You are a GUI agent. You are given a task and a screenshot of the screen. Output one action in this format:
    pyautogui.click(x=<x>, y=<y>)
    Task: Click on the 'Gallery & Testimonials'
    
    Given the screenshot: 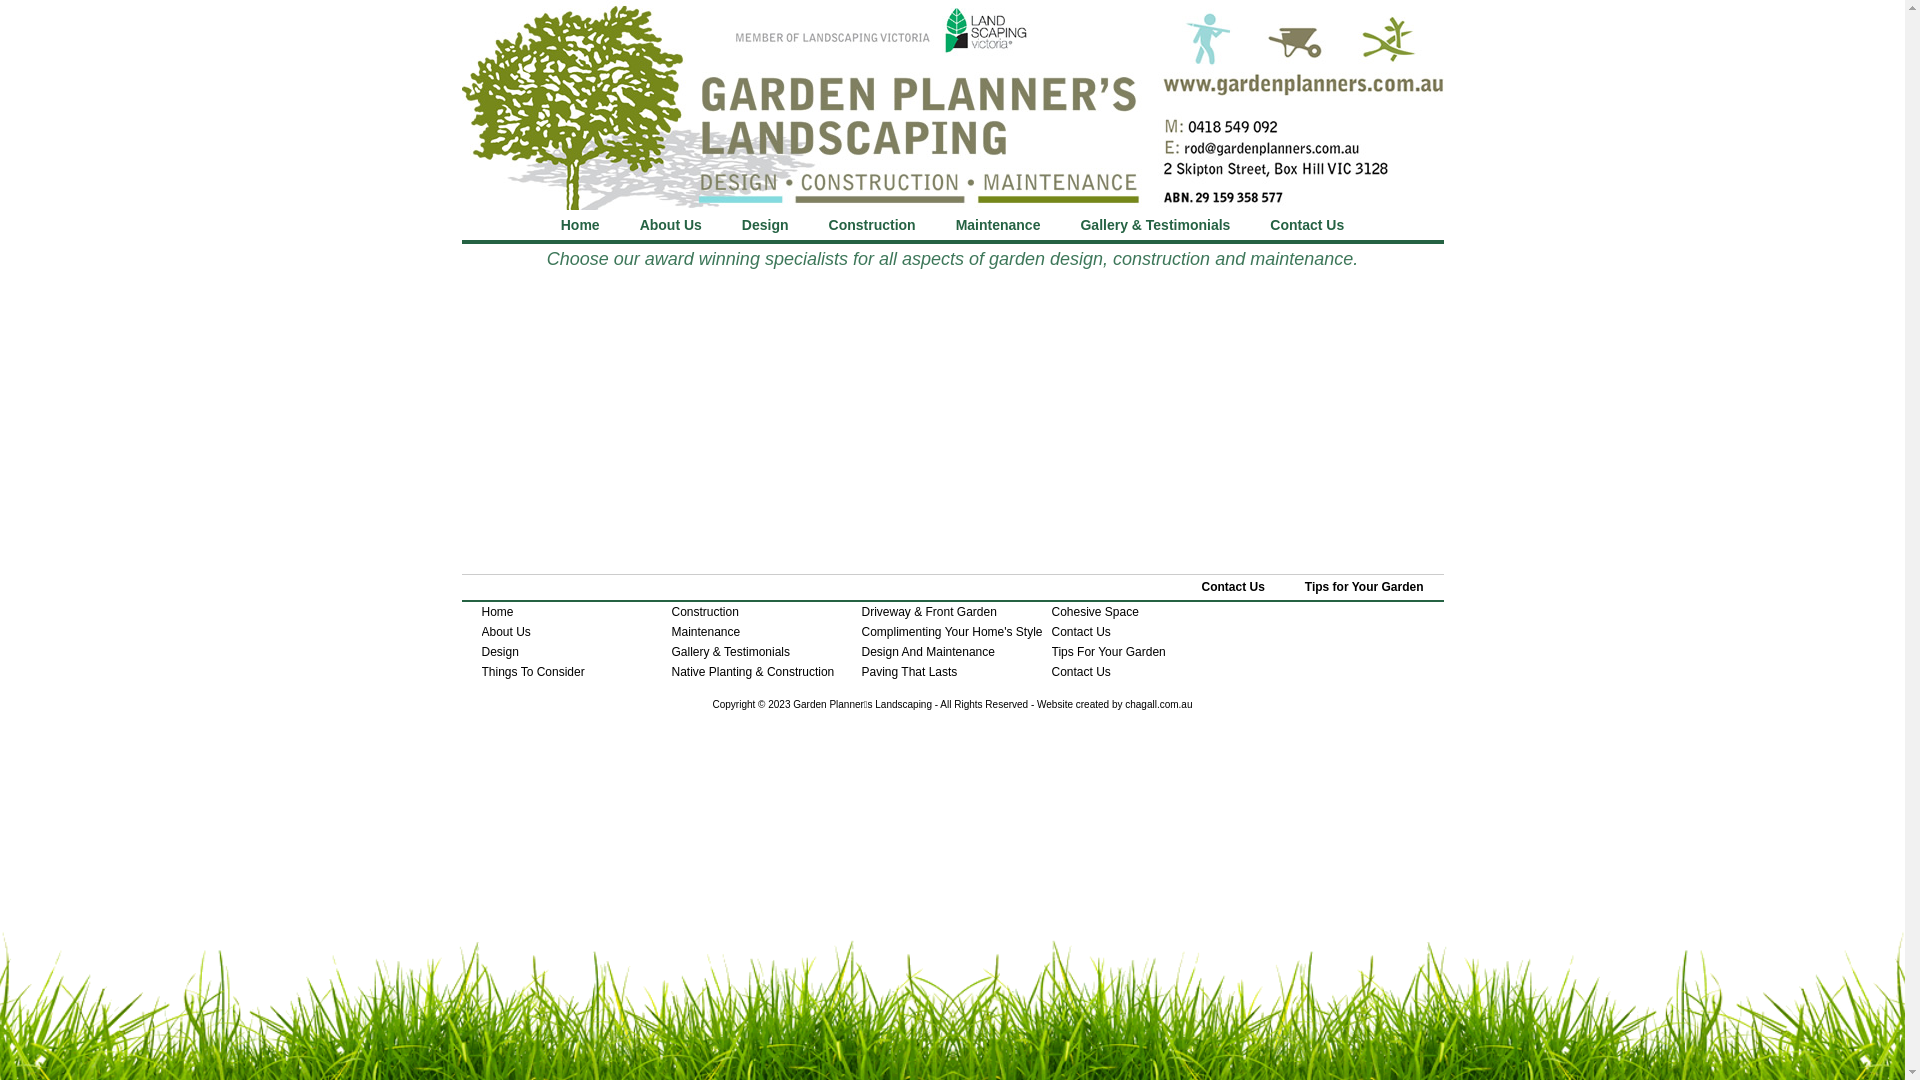 What is the action you would take?
    pyautogui.click(x=730, y=651)
    